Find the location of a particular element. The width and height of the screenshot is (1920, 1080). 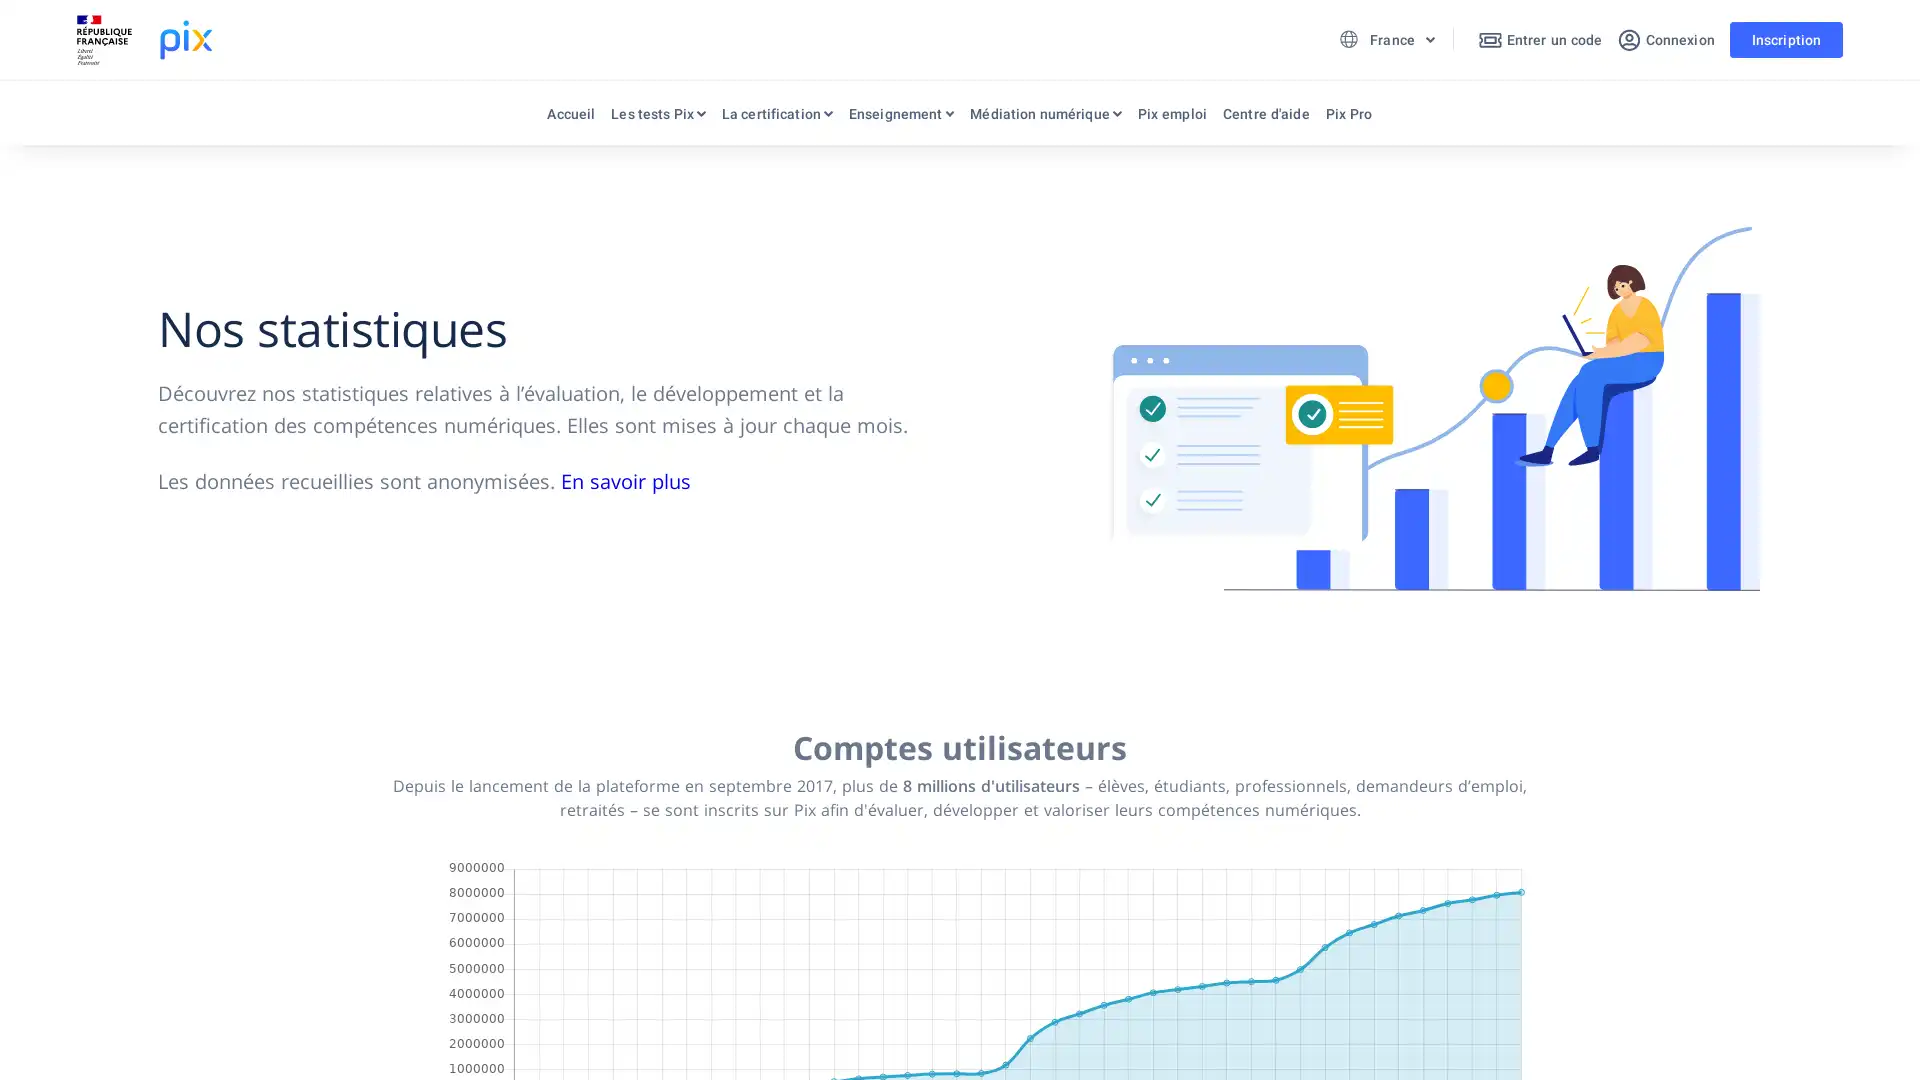

Les tests Pix is located at coordinates (657, 118).